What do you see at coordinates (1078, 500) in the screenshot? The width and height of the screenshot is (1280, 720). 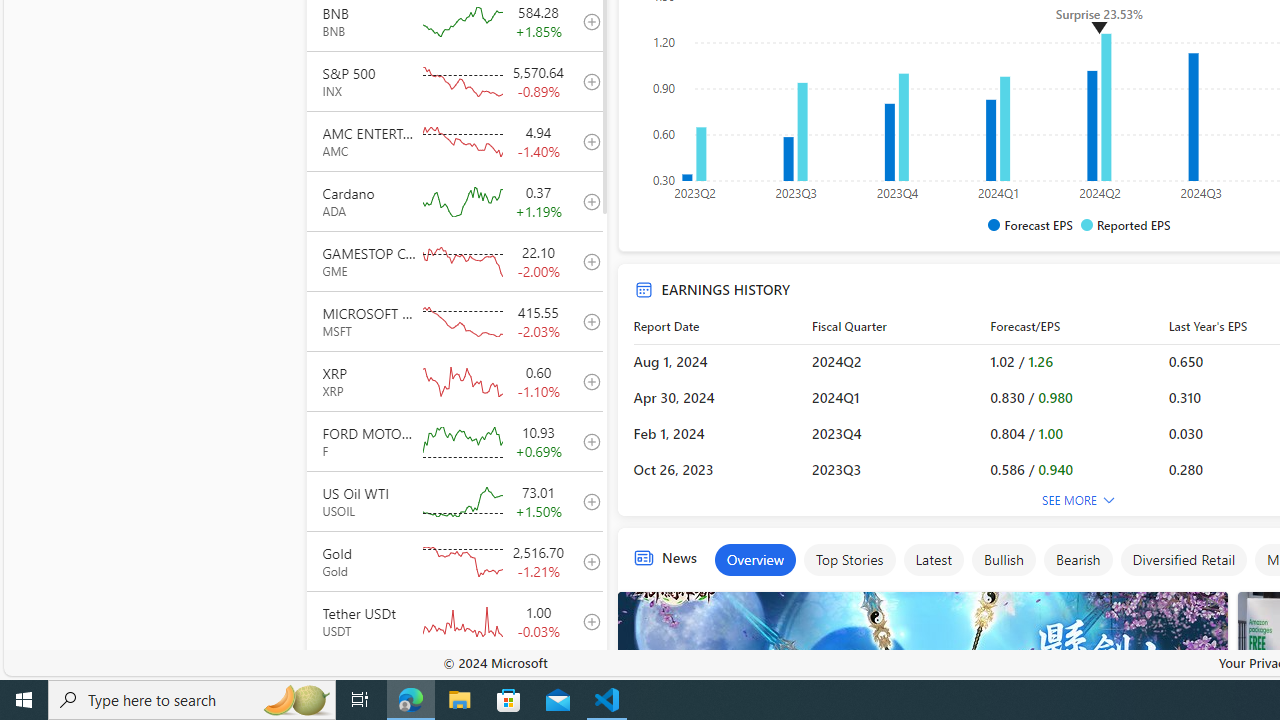 I see `'SEE MORE'` at bounding box center [1078, 500].